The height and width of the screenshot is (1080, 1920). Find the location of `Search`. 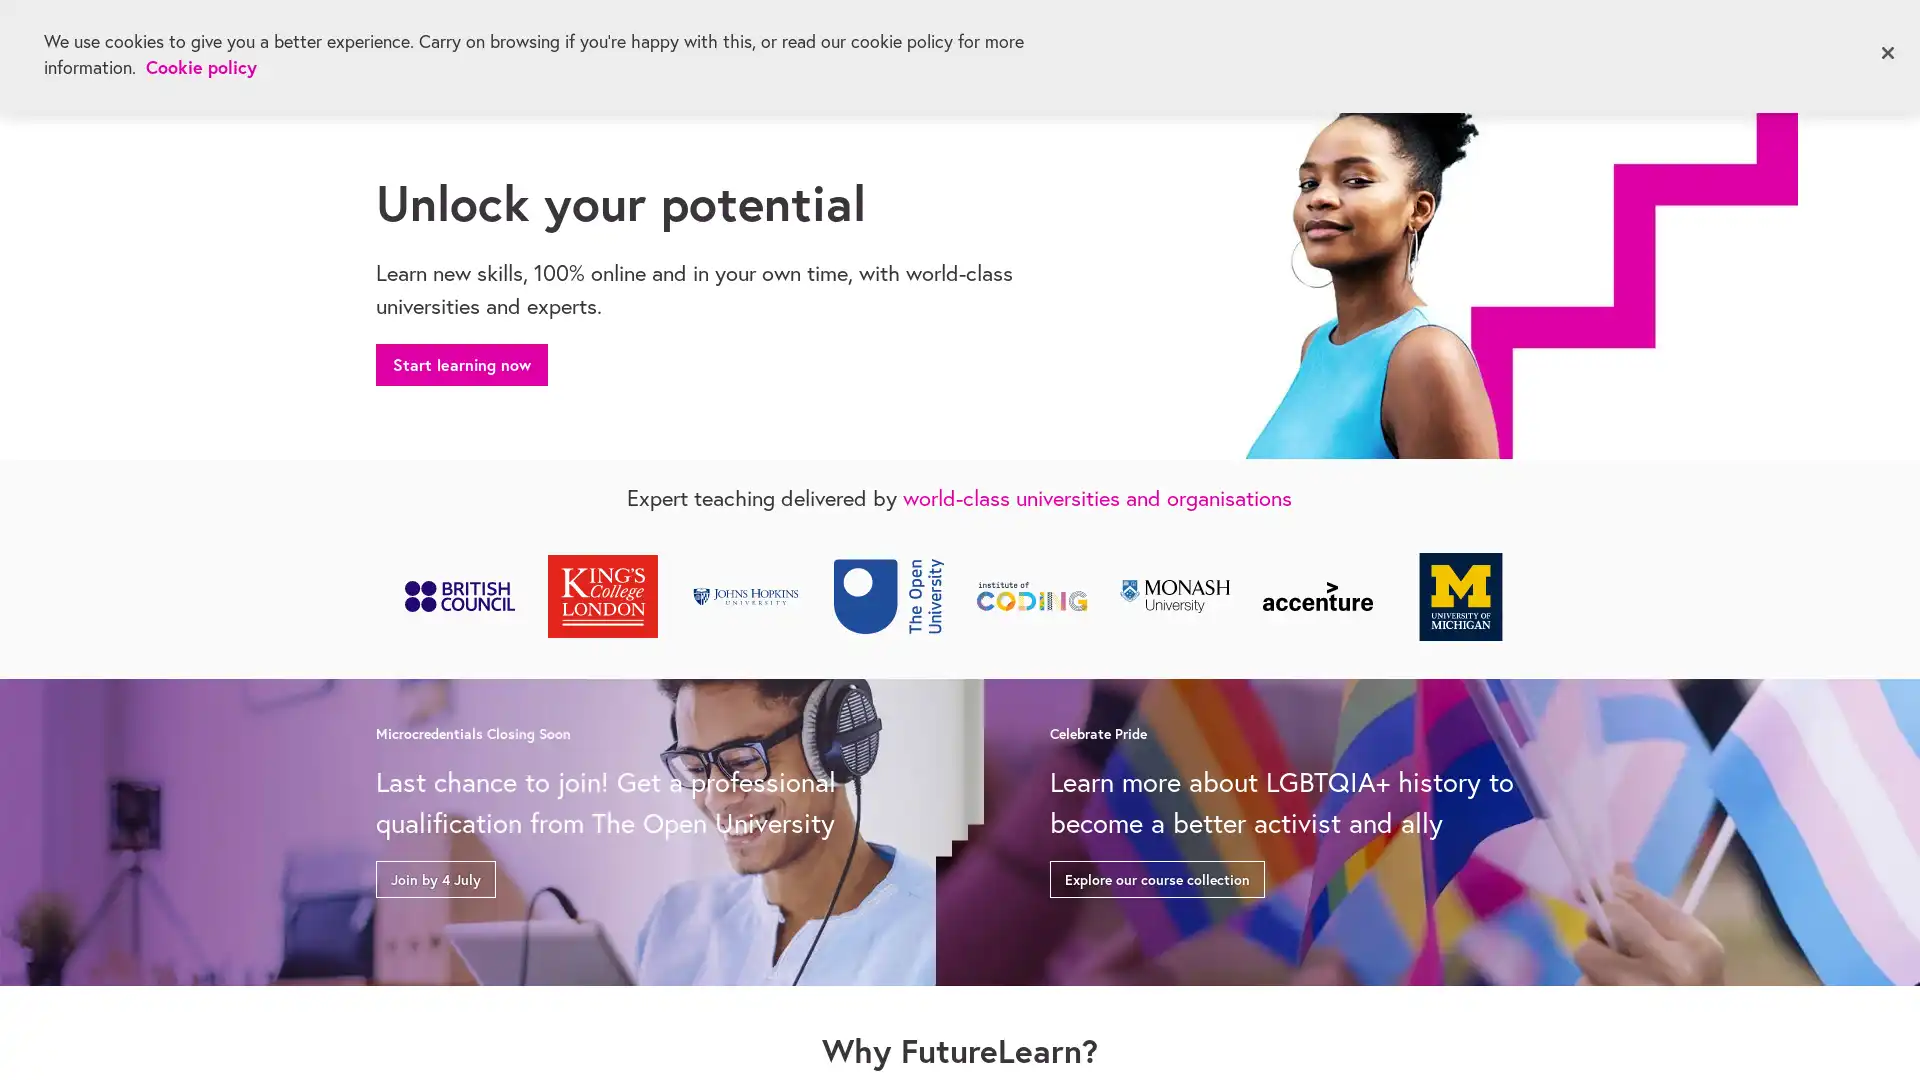

Search is located at coordinates (1683, 45).